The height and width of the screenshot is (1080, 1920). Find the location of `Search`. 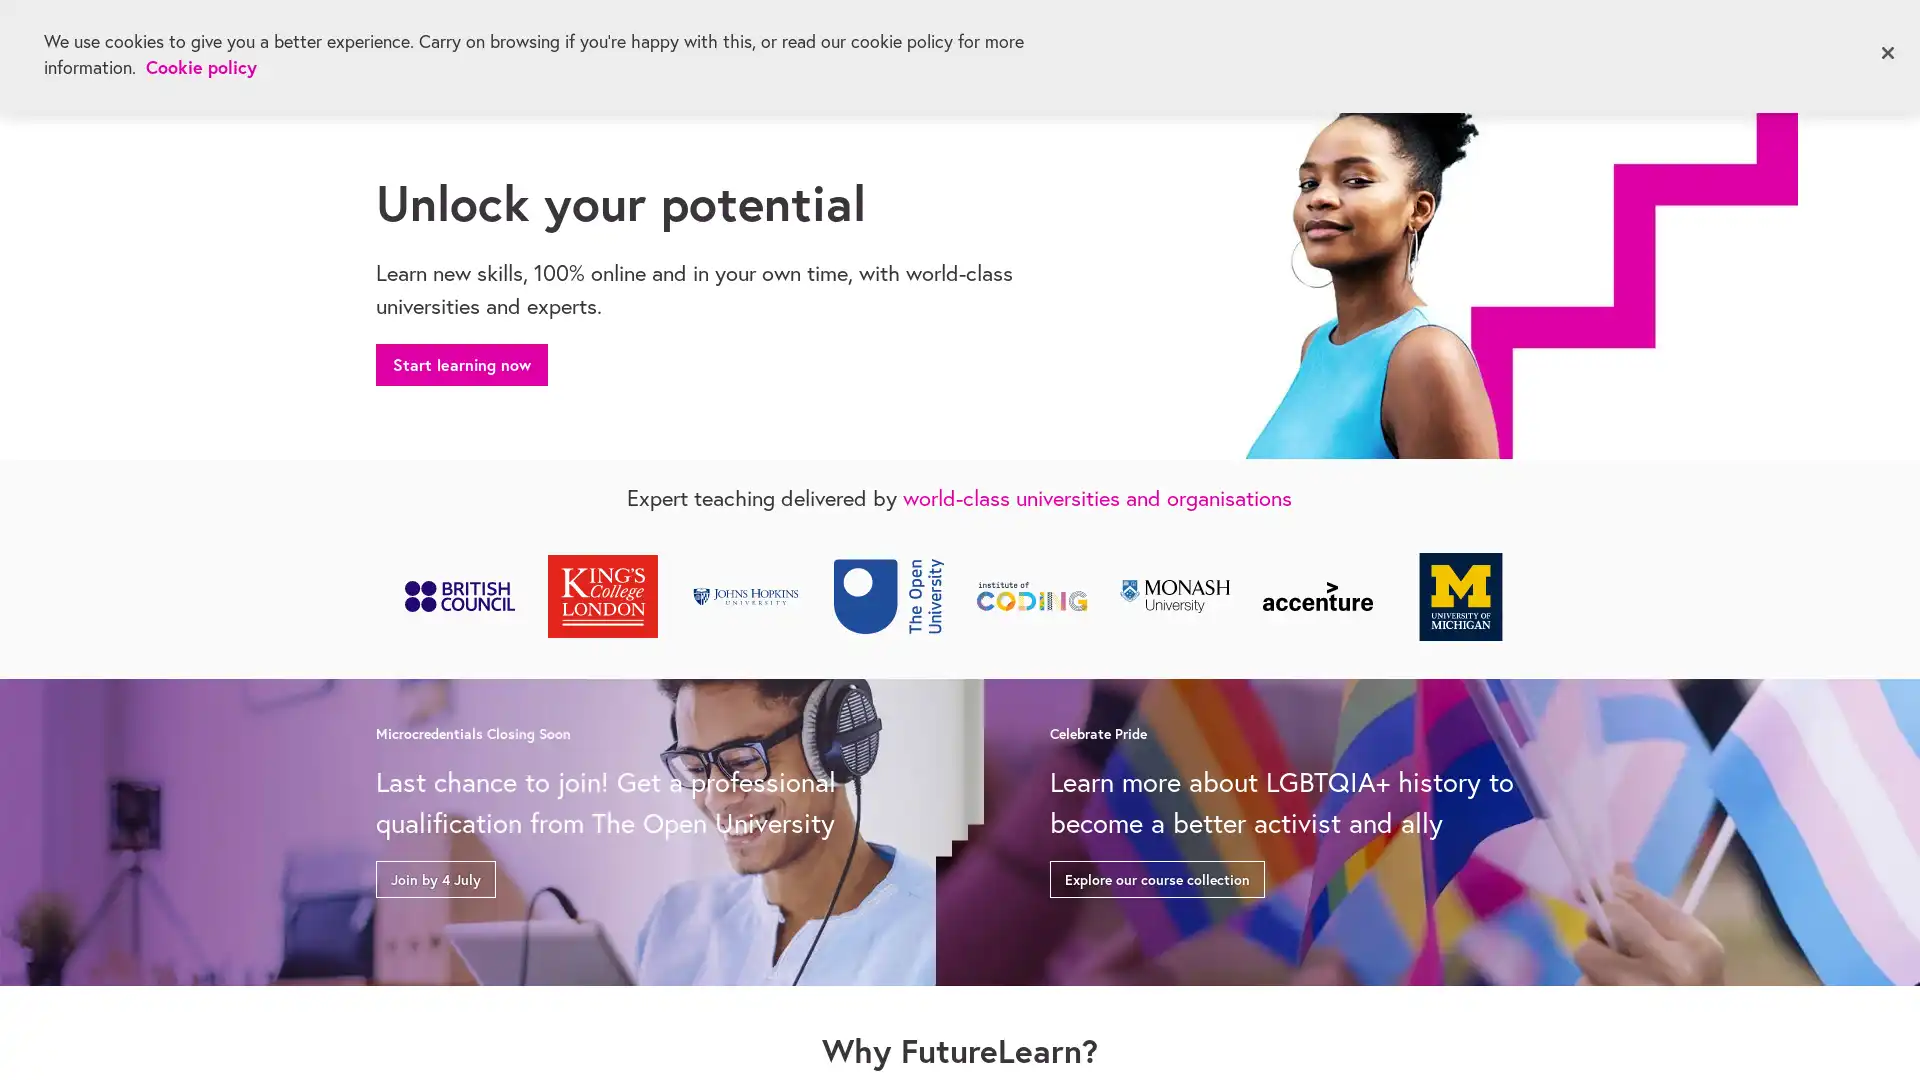

Search is located at coordinates (1683, 45).